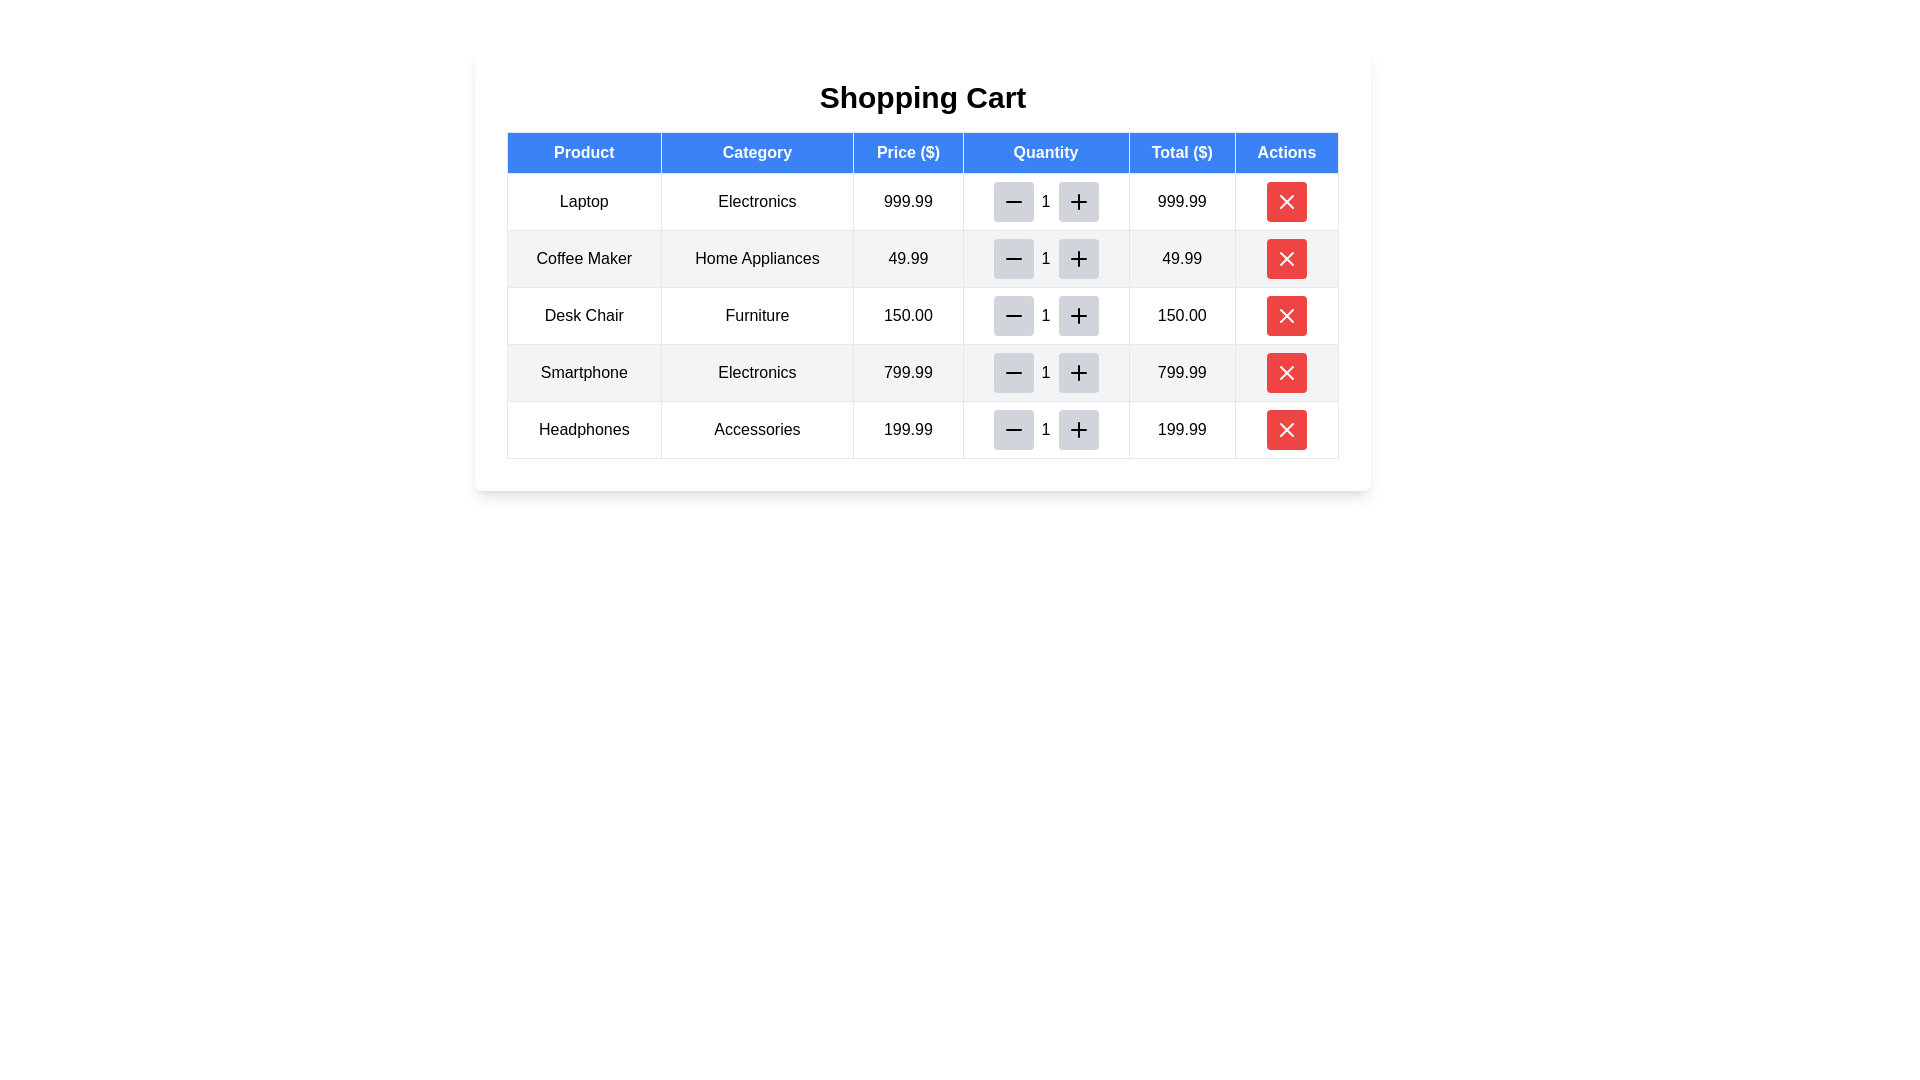 Image resolution: width=1920 pixels, height=1080 pixels. I want to click on the read-only numerical display of the current quantity for the 'Home Appliances' item in the shopping cart interface, located under the 'Quantity' column, so click(1045, 257).